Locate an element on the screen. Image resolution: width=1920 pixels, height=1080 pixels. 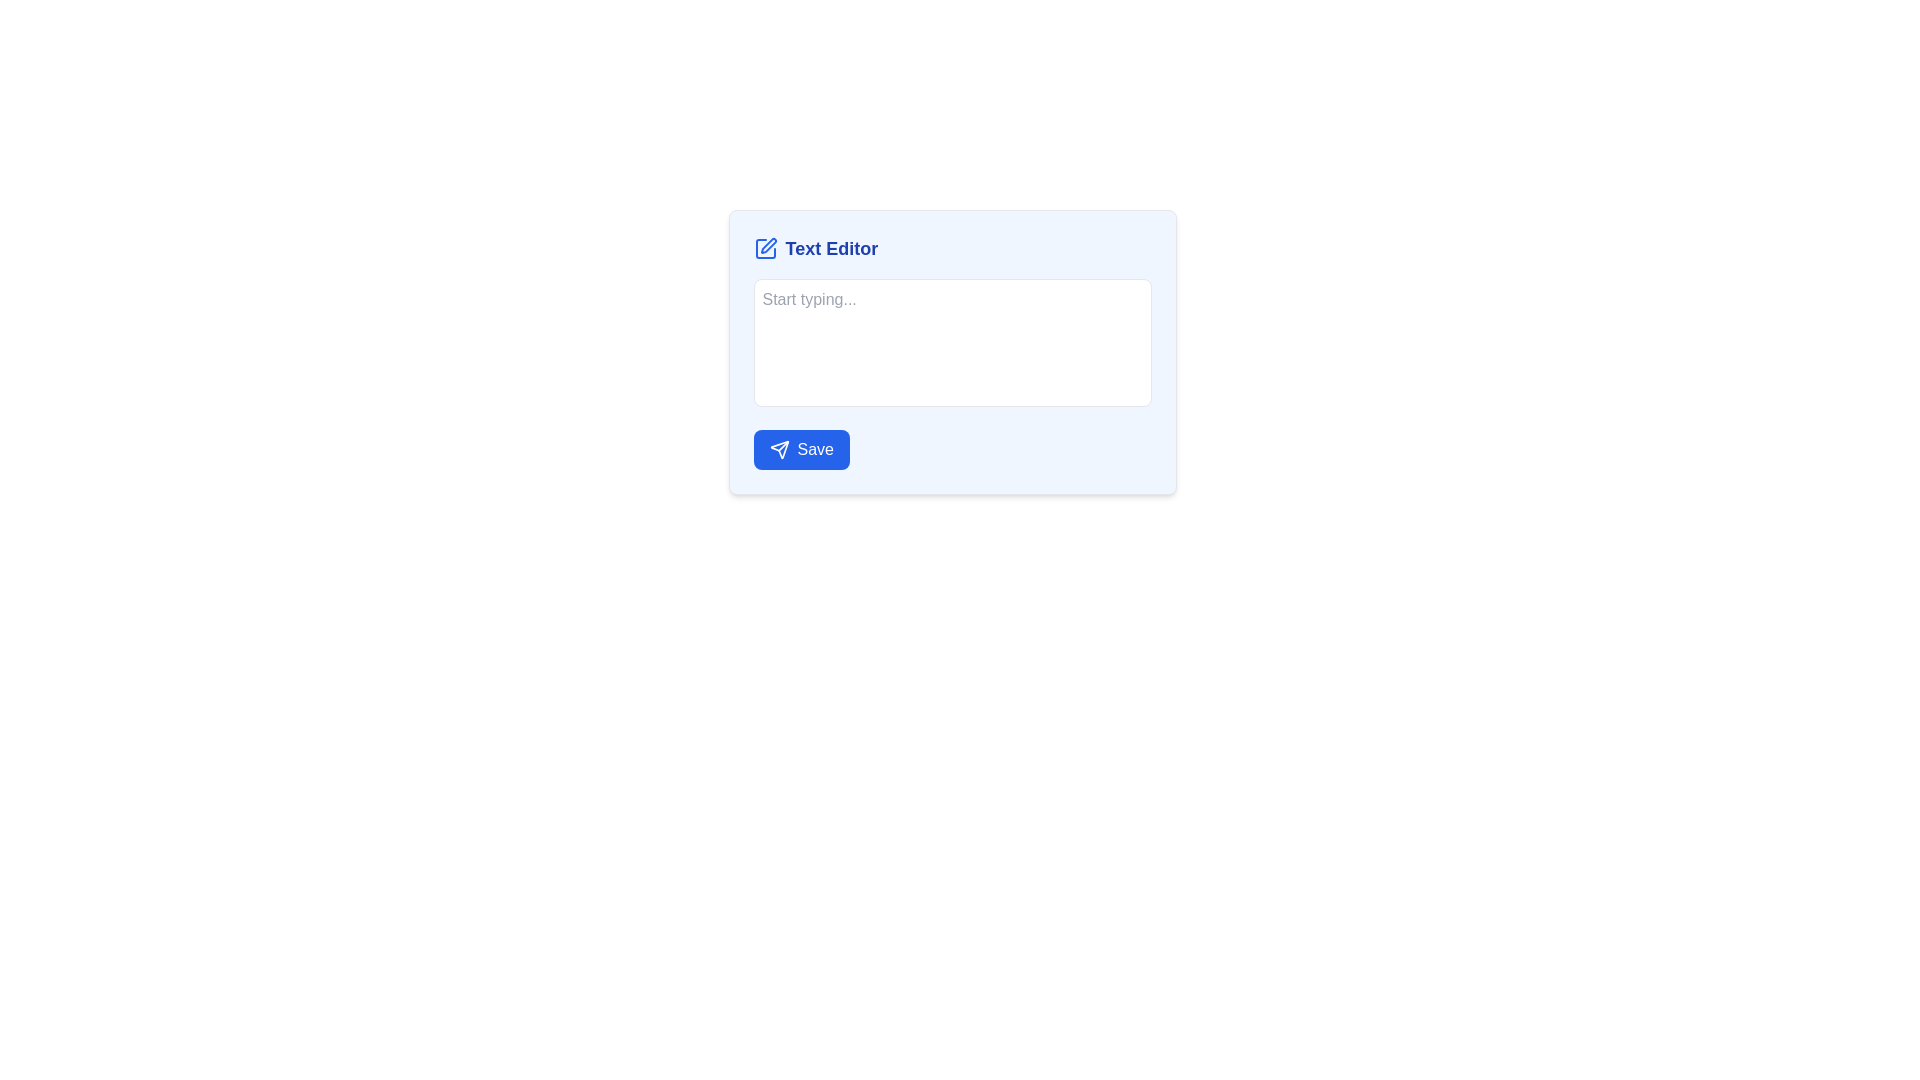
the static text label reading 'Text Editor' which is styled in bold blue font and located near the top-left side of the card-like interface, positioned after the editing icon is located at coordinates (831, 248).